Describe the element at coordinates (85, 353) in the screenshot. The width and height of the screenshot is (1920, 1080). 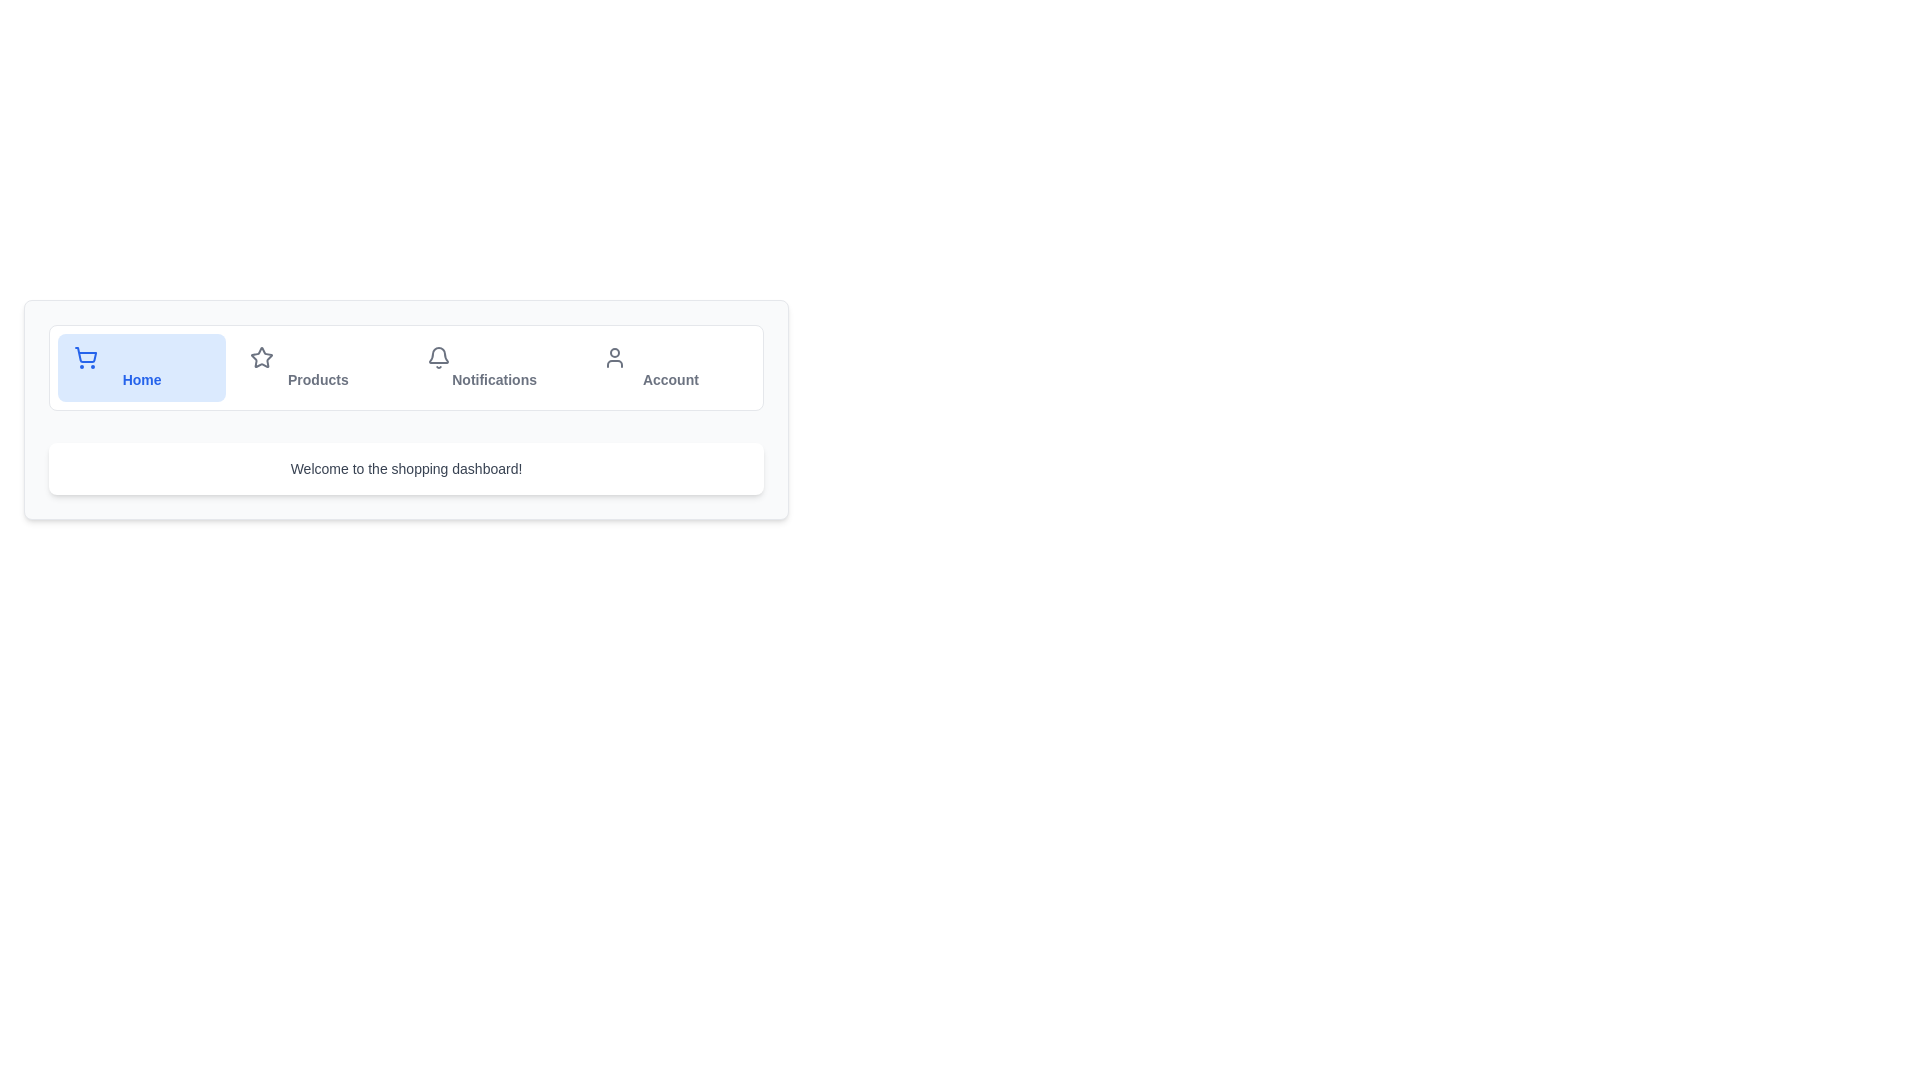
I see `the shopping cart icon in the 'Home' section of the navigation bar` at that location.